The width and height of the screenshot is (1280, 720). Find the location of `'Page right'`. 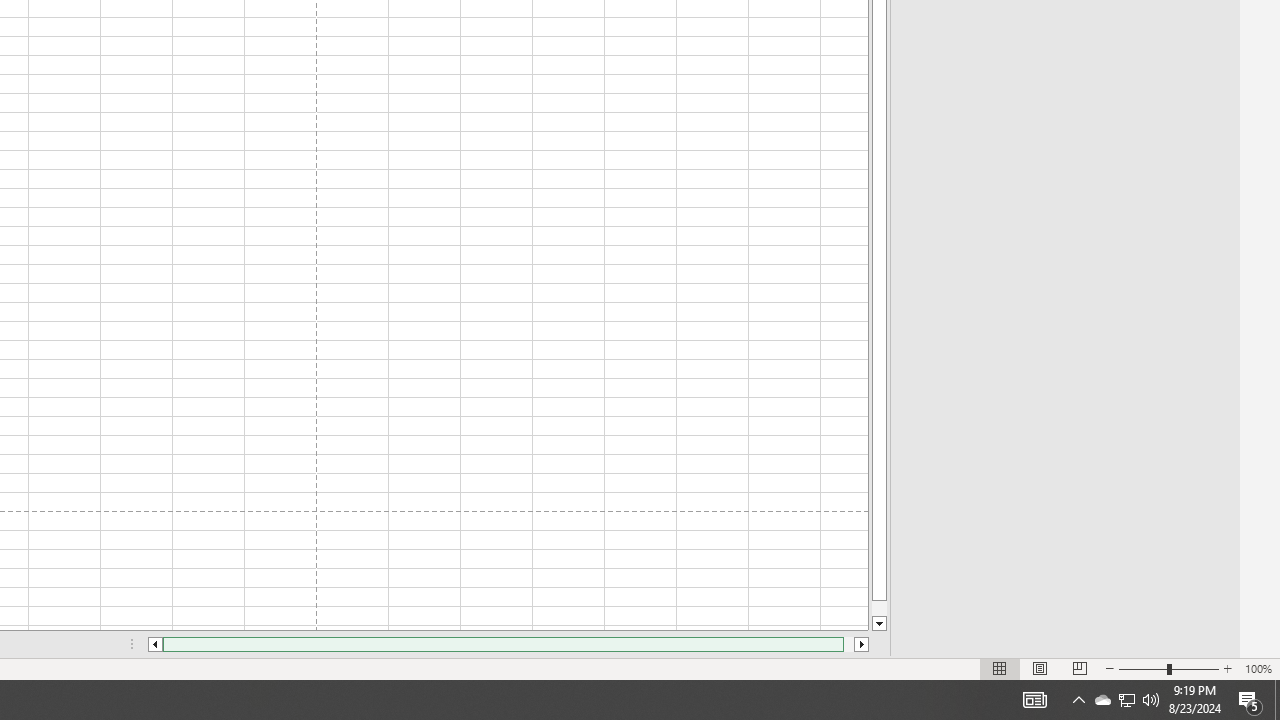

'Page right' is located at coordinates (848, 644).